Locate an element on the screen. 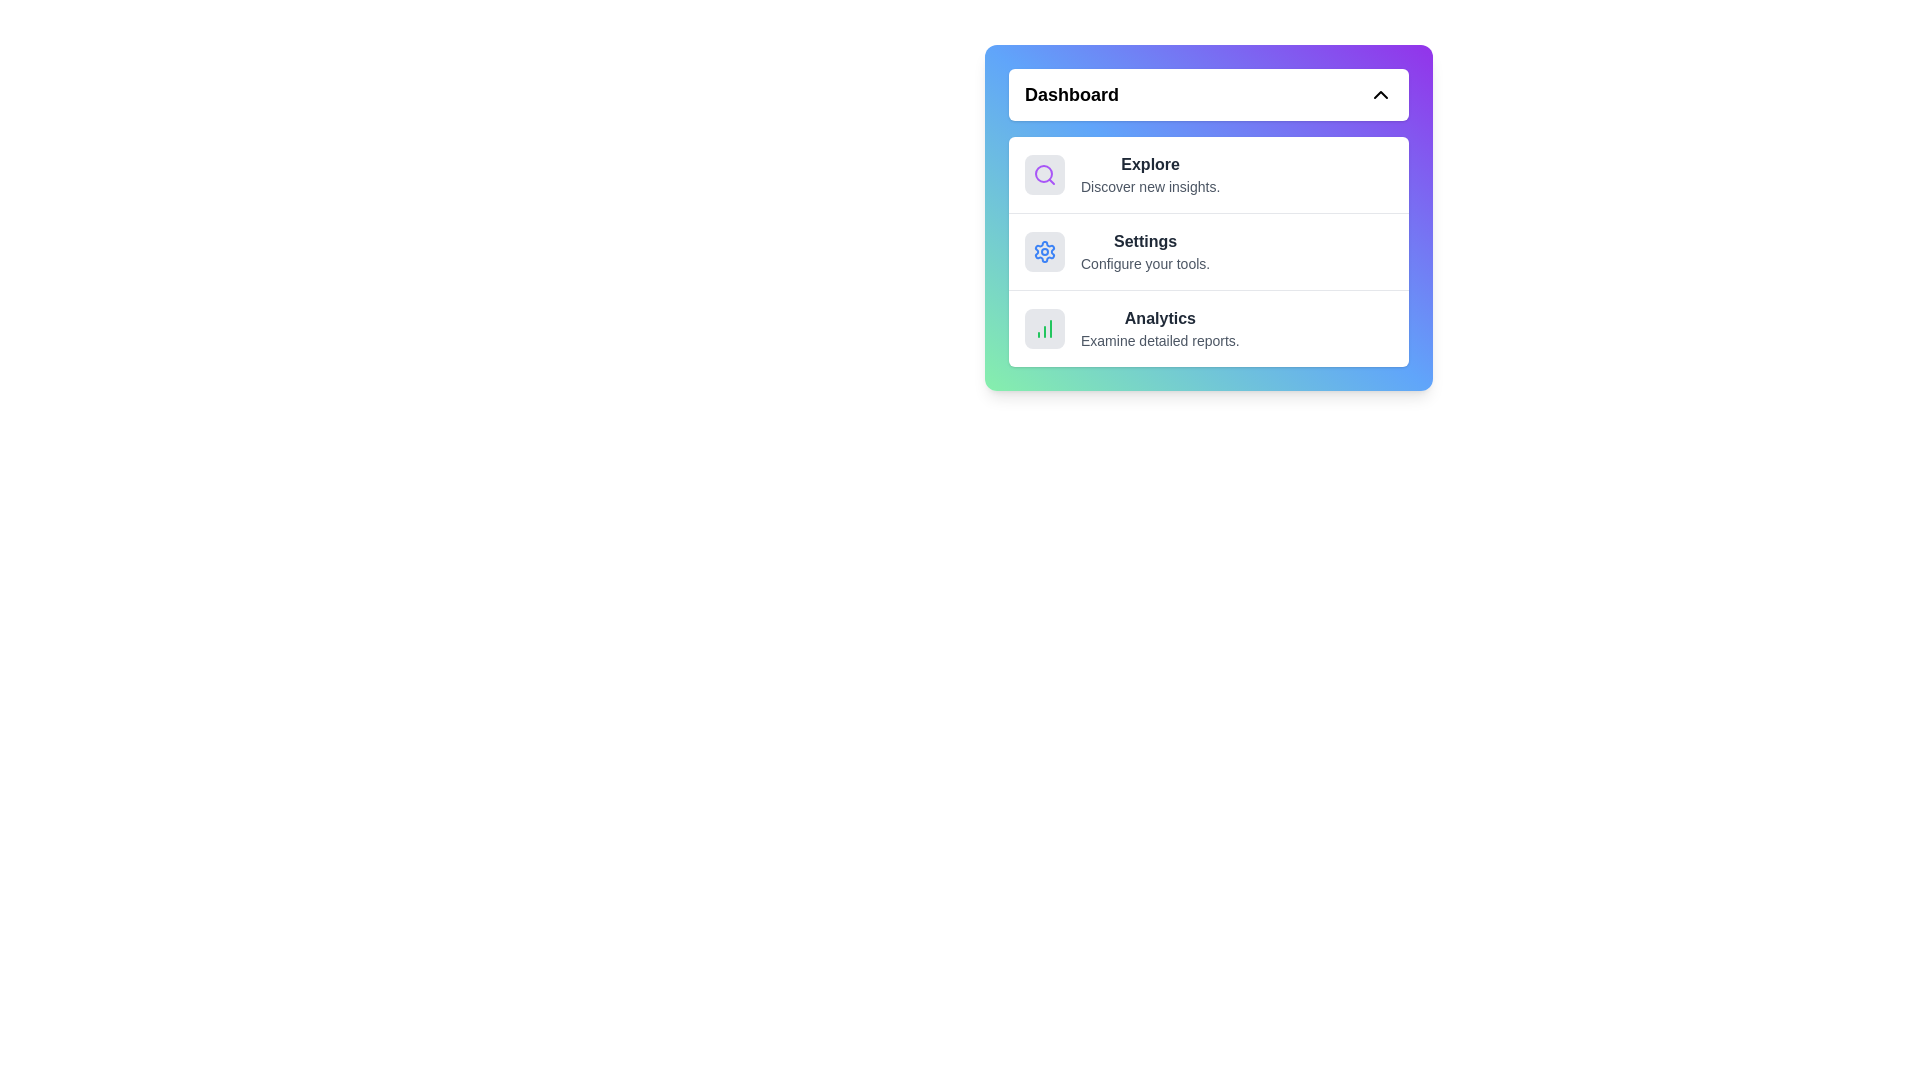 The height and width of the screenshot is (1080, 1920). the menu item Analytics to see its hover effect is located at coordinates (1208, 326).